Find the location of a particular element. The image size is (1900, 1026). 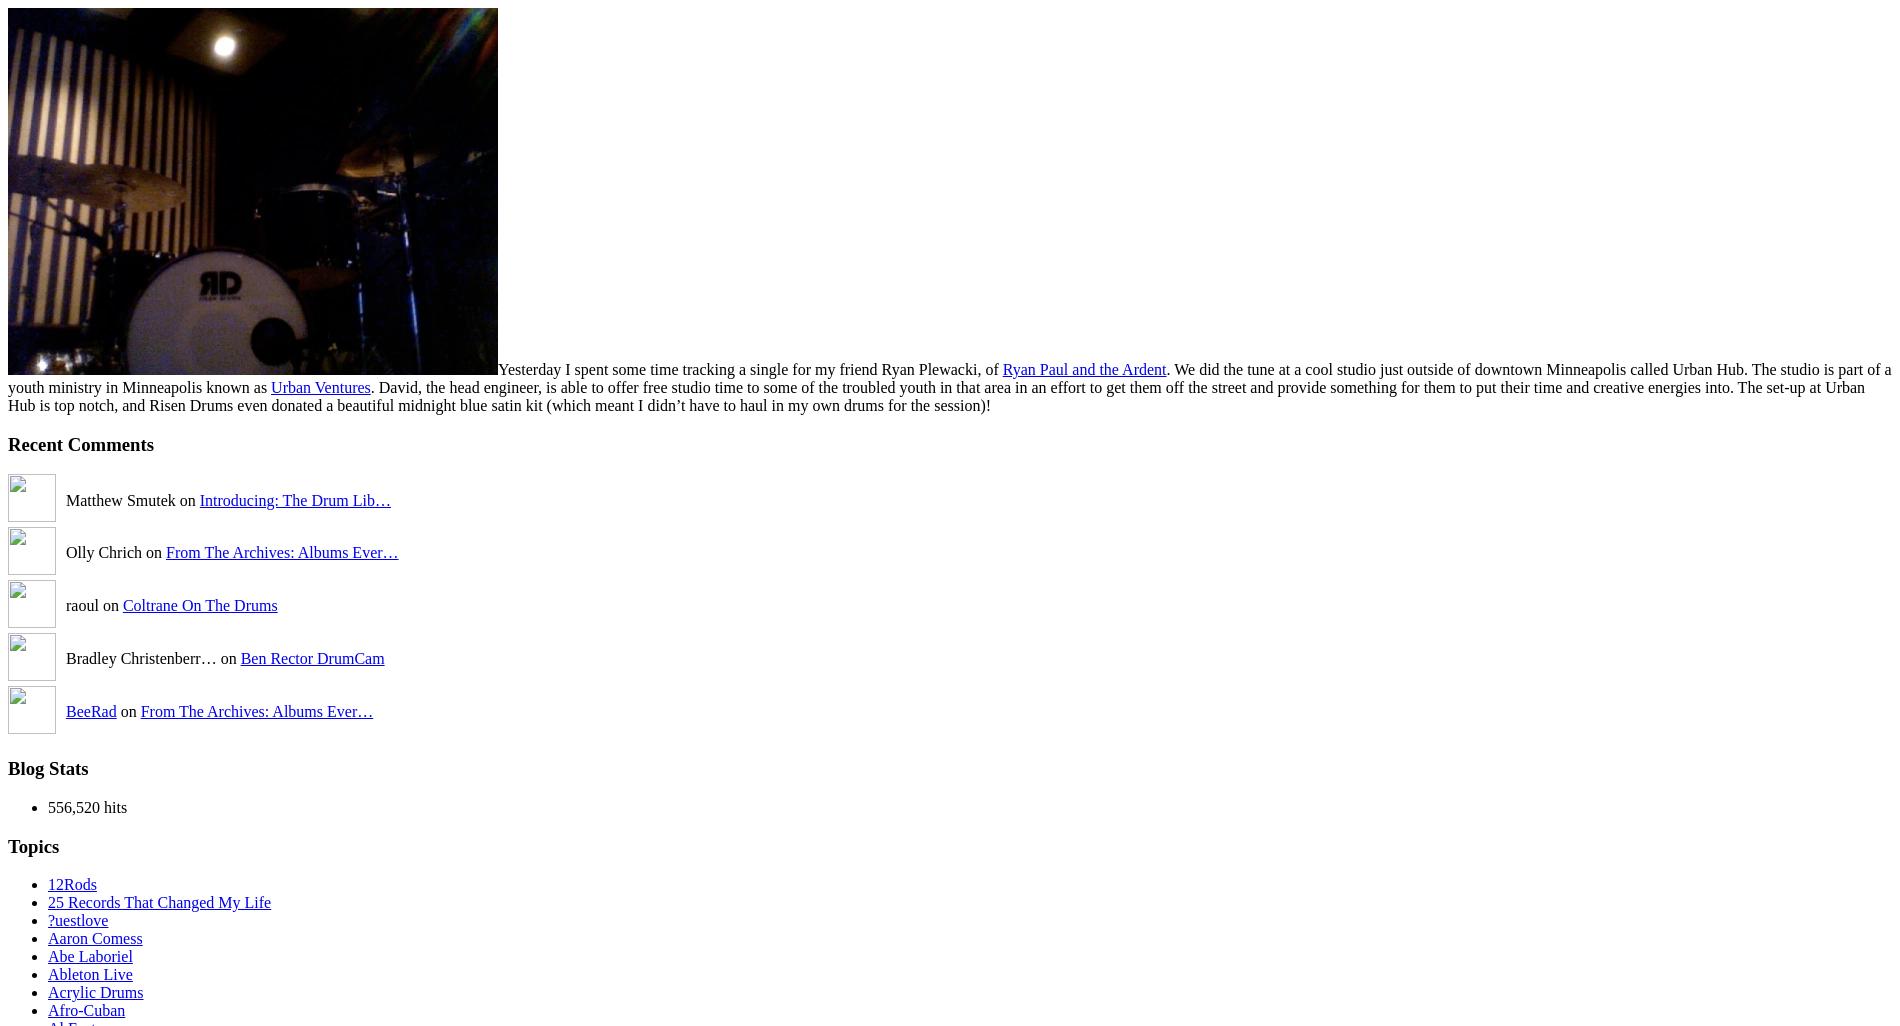

'on' is located at coordinates (128, 709).